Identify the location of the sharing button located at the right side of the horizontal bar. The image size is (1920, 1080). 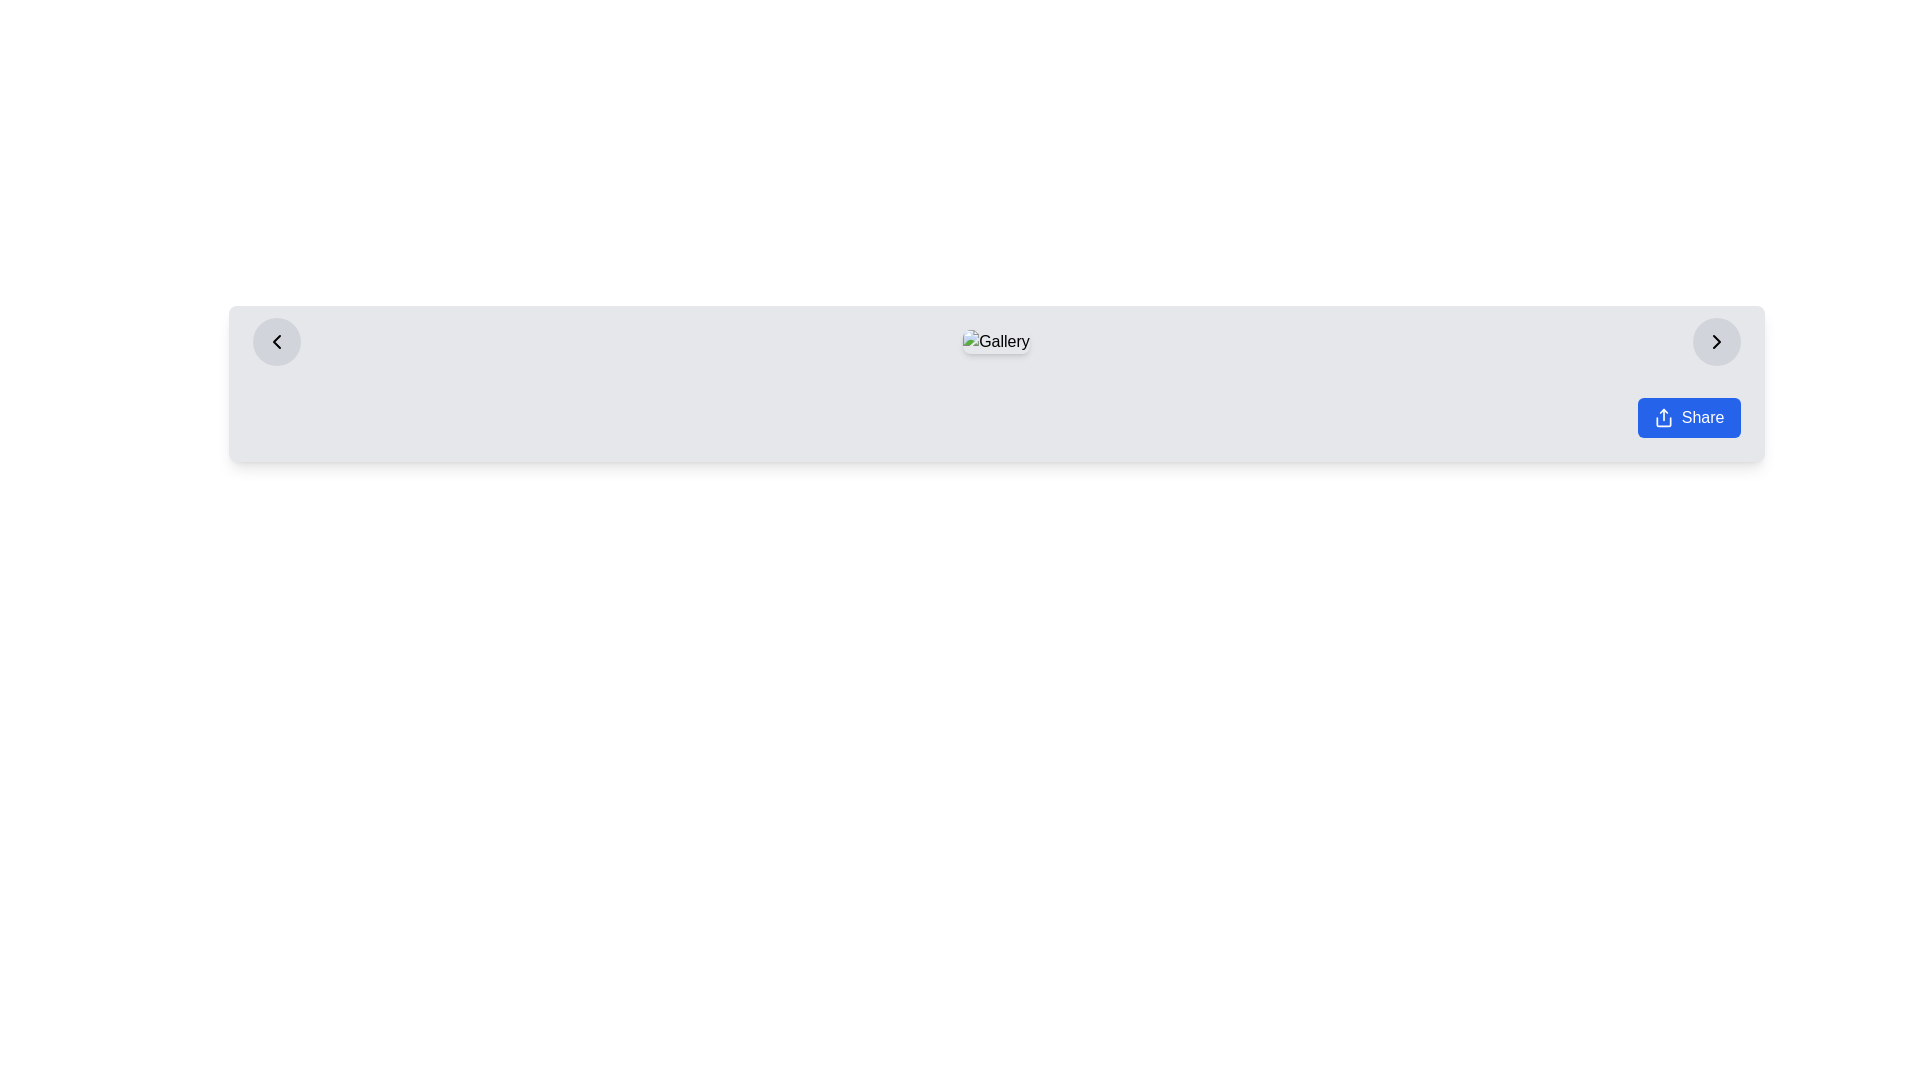
(1688, 416).